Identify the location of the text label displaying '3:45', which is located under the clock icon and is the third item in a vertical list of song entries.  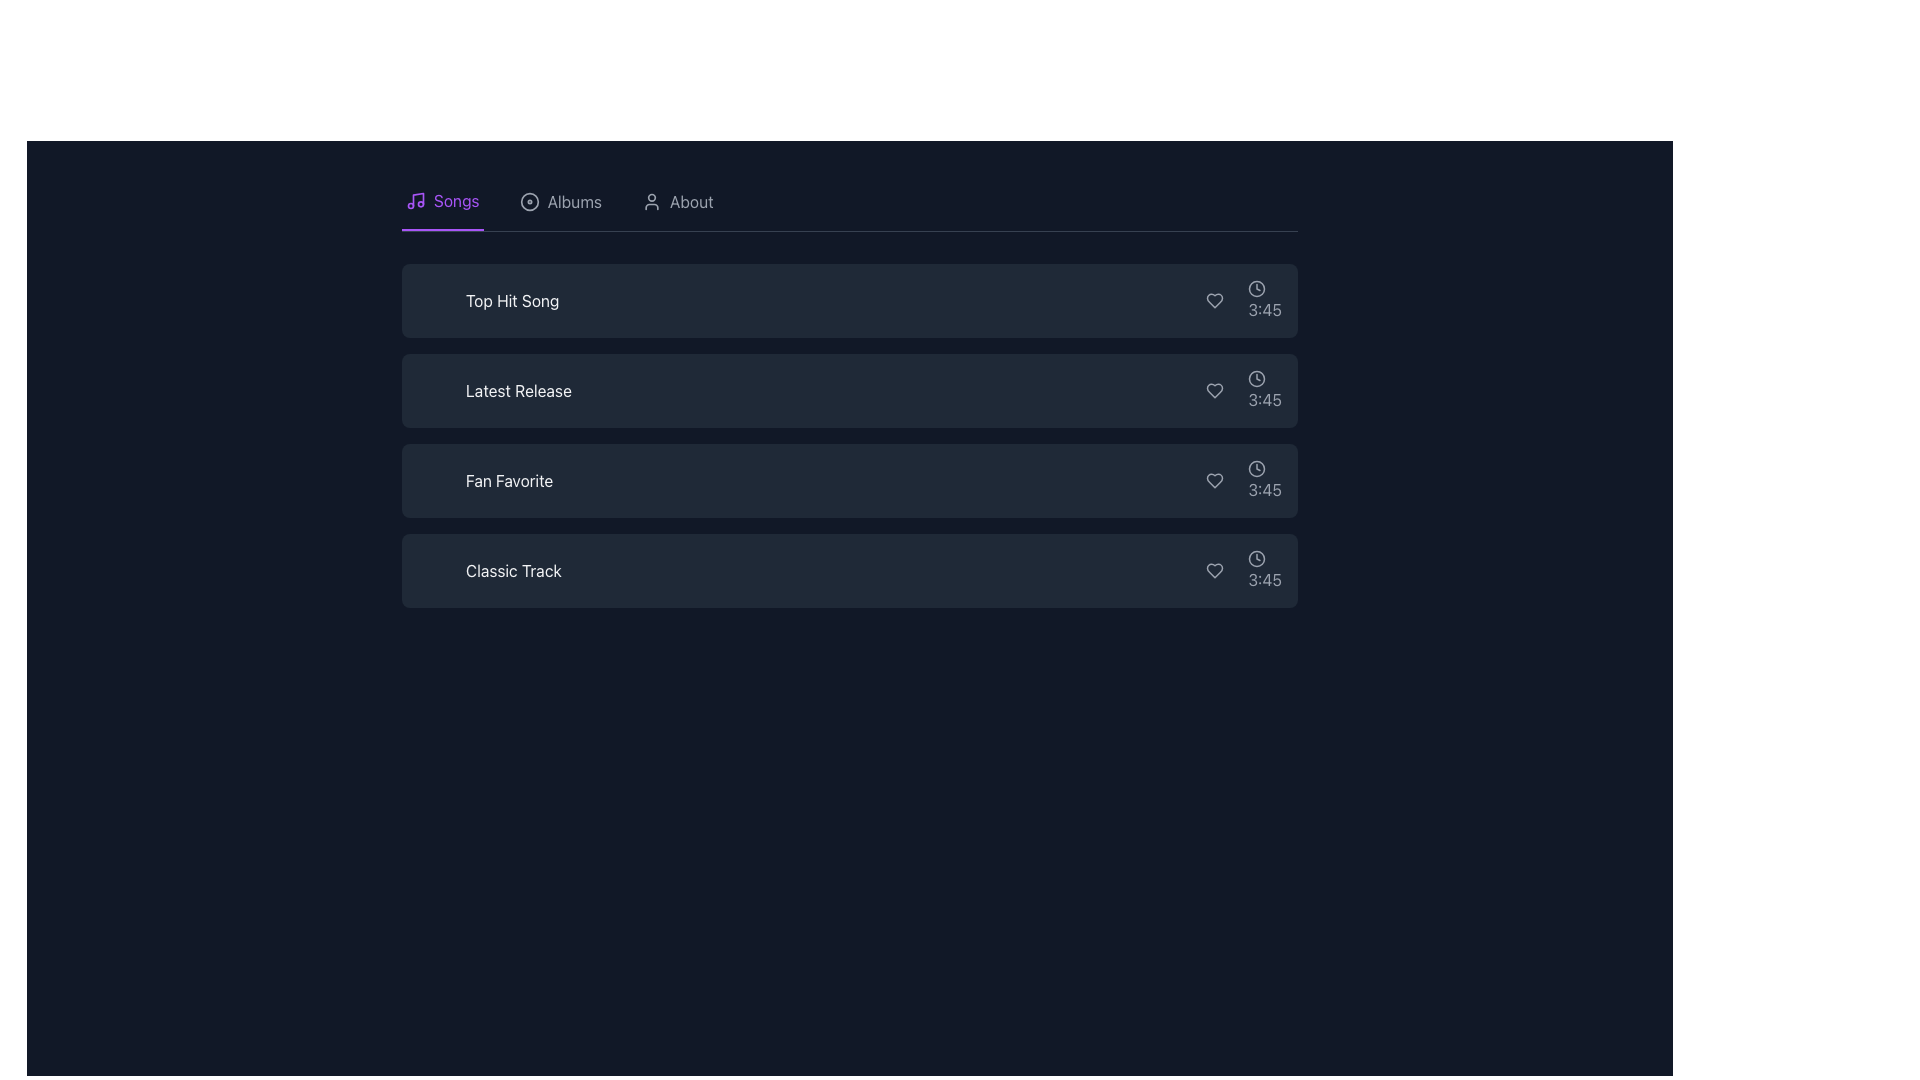
(1264, 390).